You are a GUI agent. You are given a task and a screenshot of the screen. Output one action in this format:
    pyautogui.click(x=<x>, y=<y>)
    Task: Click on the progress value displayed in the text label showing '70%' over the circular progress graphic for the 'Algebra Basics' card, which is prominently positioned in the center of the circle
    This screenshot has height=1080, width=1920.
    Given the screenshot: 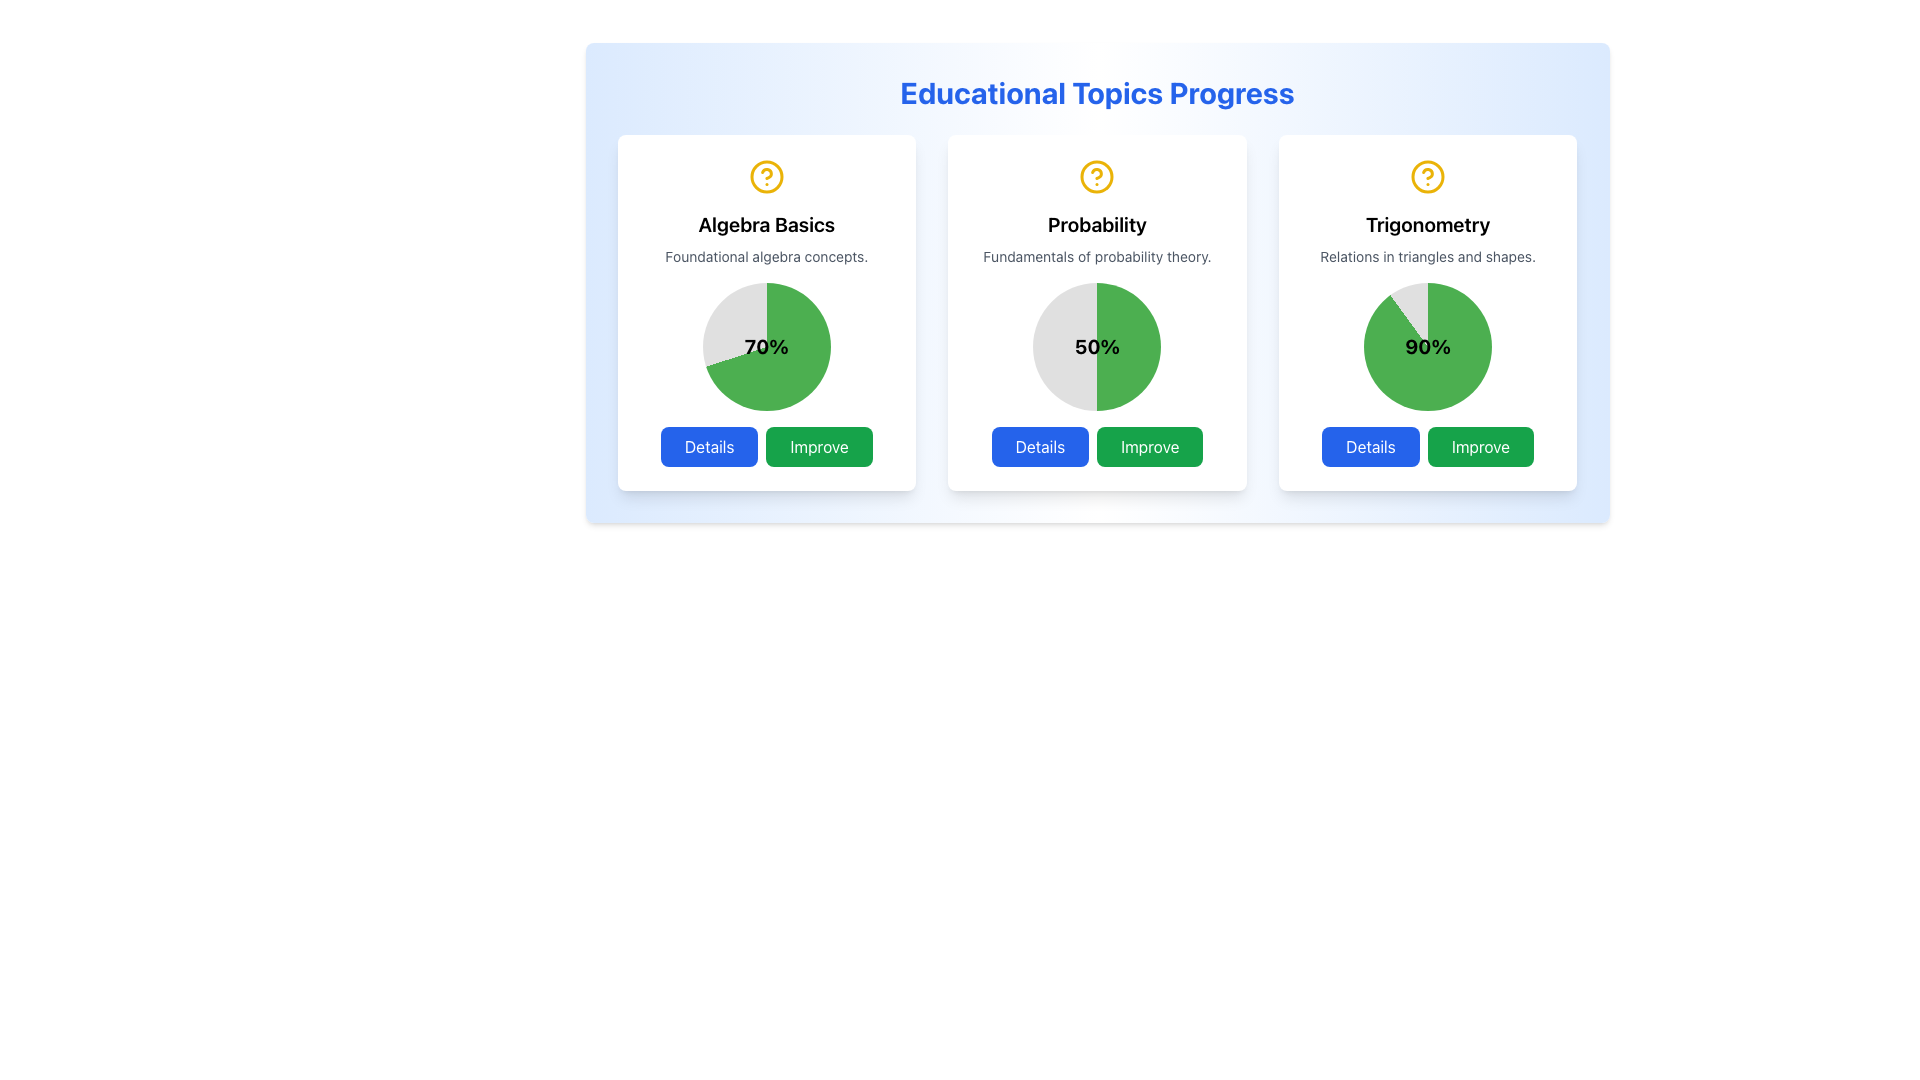 What is the action you would take?
    pyautogui.click(x=765, y=346)
    